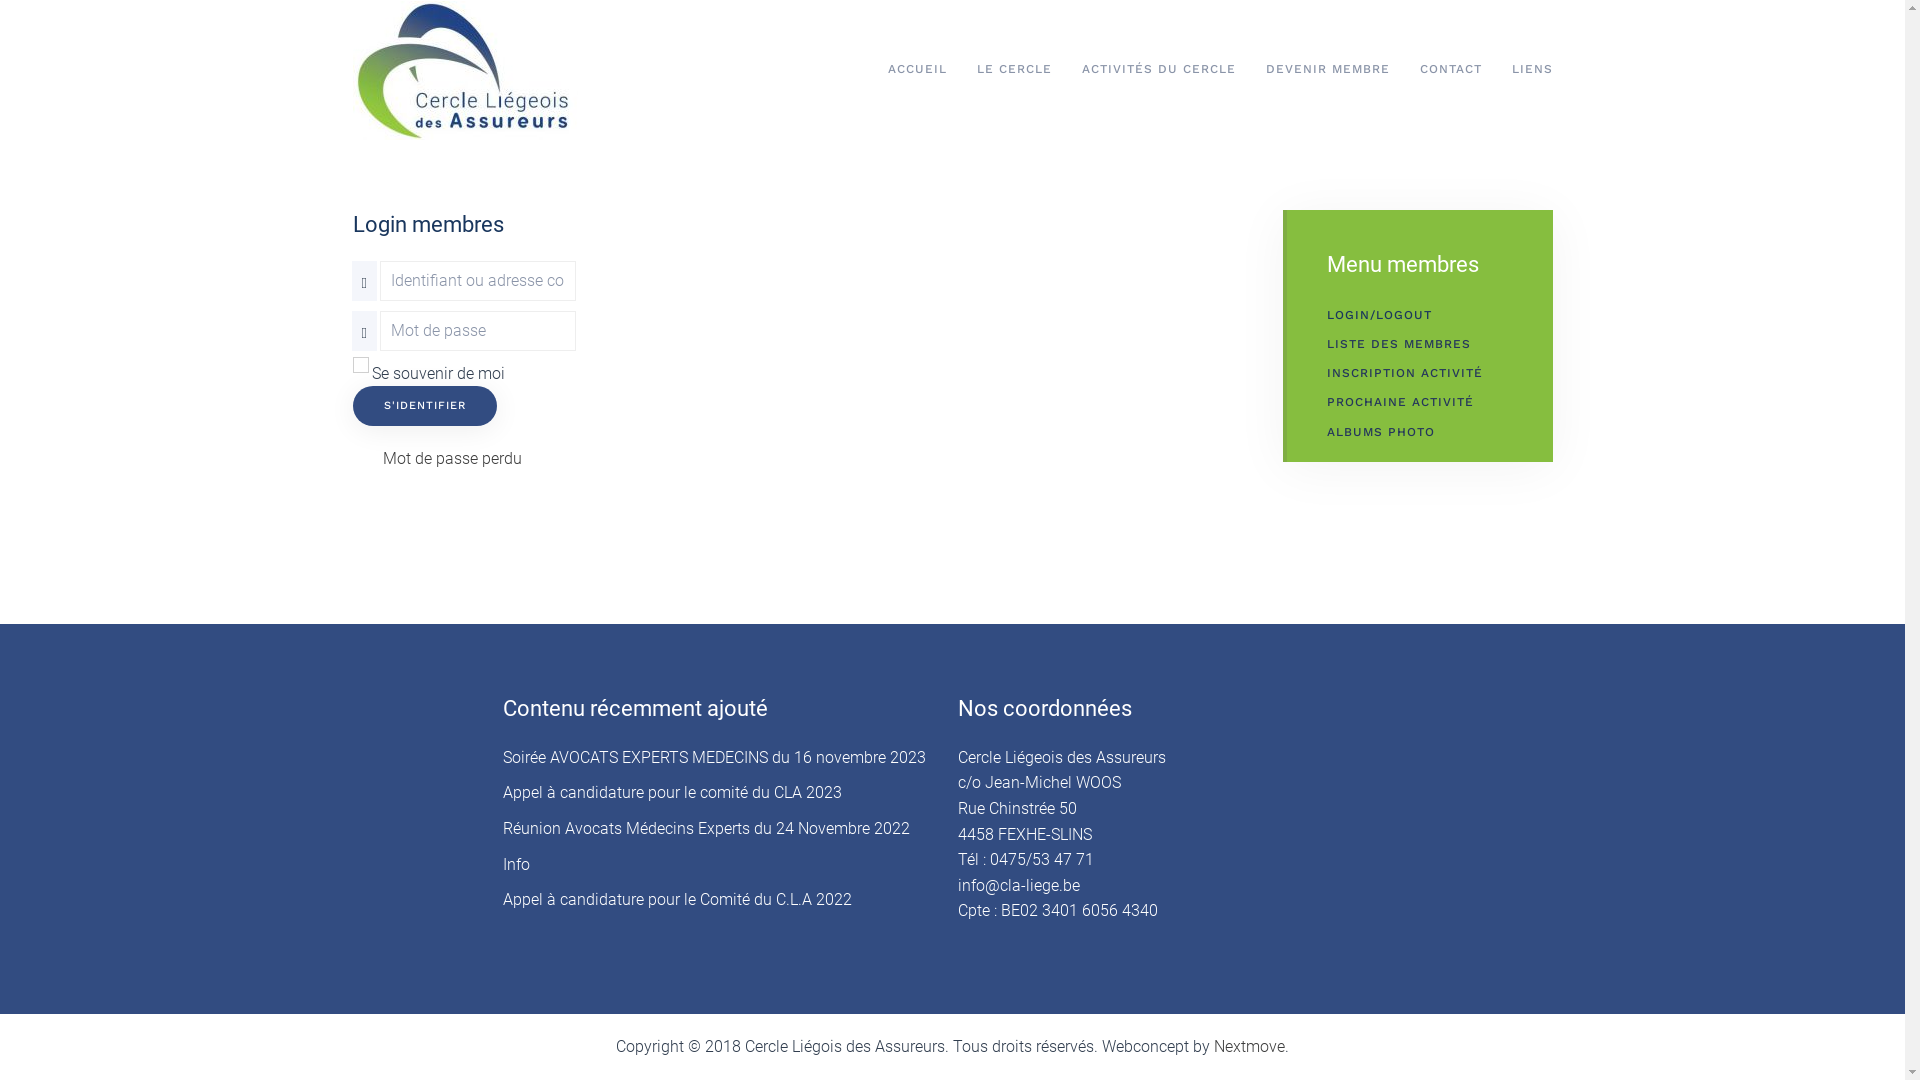 This screenshot has height=1080, width=1920. I want to click on 'LISTE DES MEMBRES', so click(1418, 343).